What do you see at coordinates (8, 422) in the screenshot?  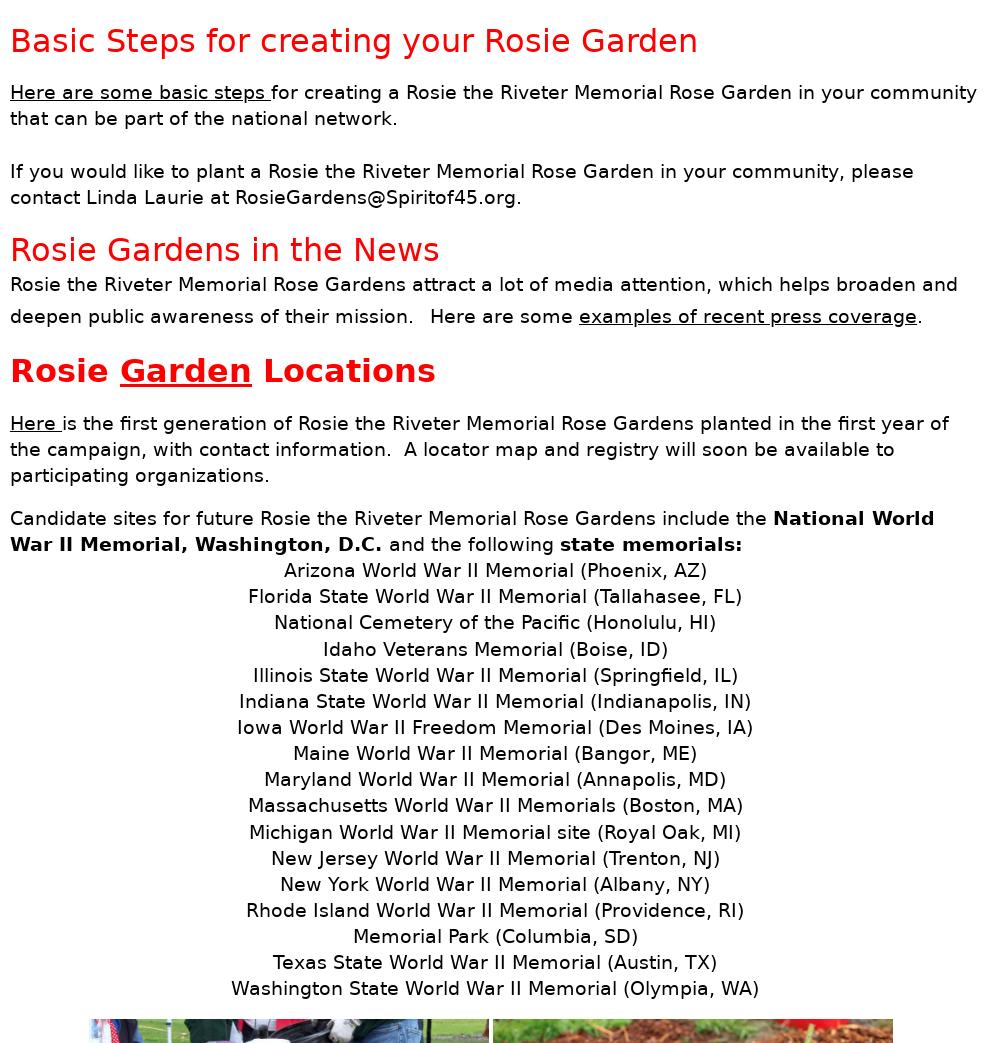 I see `'Here'` at bounding box center [8, 422].